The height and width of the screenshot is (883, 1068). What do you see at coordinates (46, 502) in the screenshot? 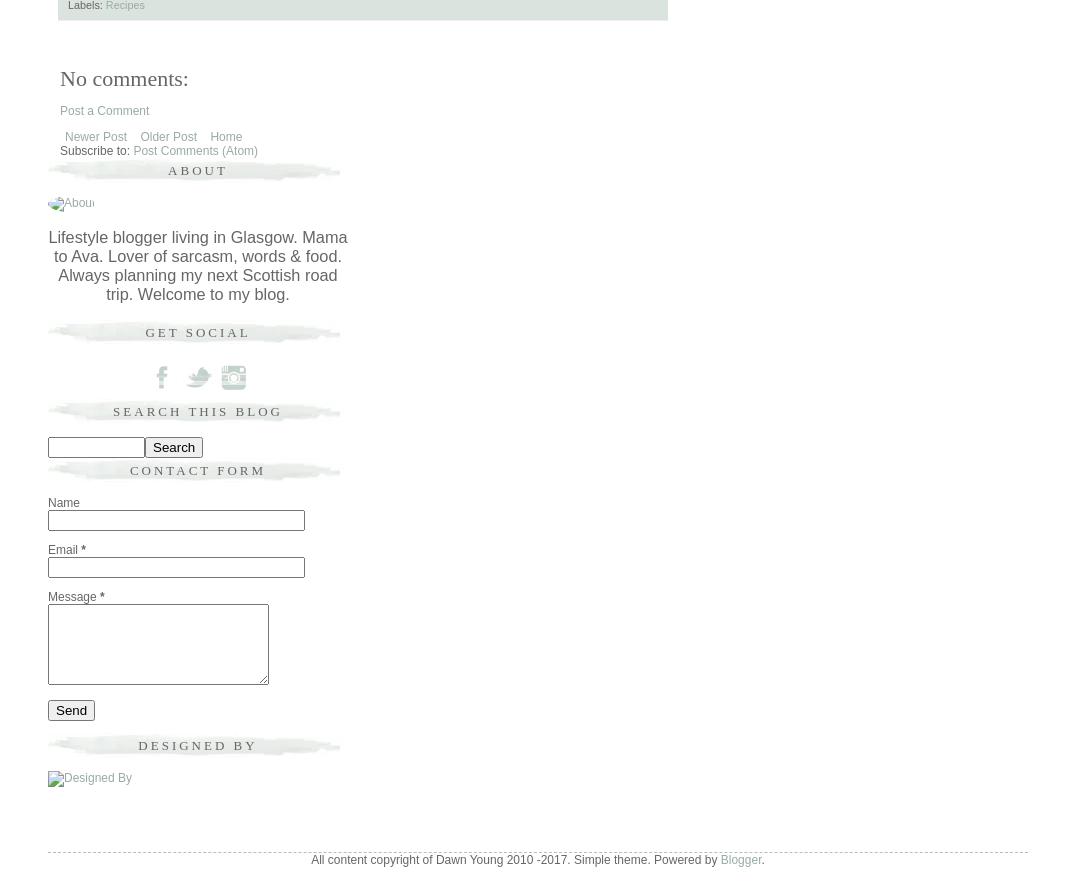
I see `'Name'` at bounding box center [46, 502].